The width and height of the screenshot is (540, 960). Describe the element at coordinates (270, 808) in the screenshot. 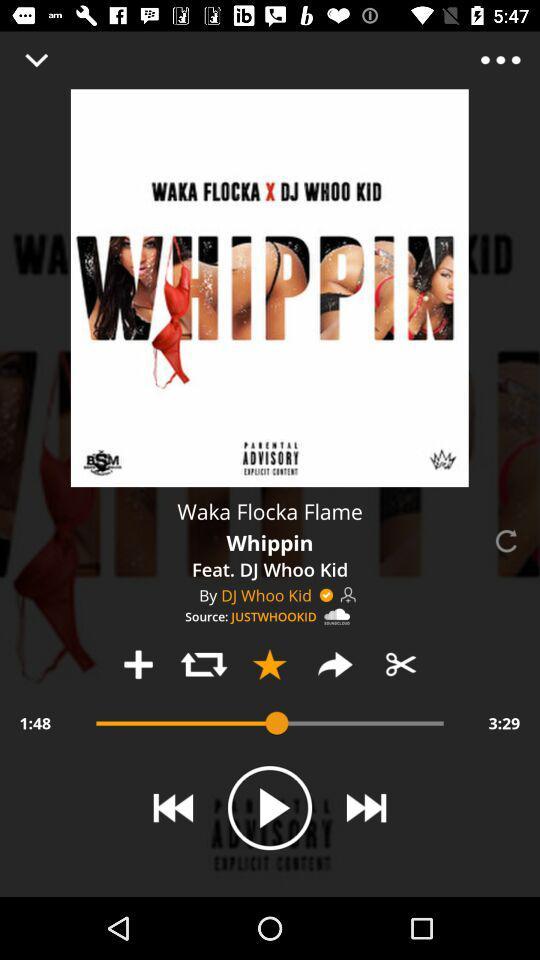

I see `the play icon` at that location.